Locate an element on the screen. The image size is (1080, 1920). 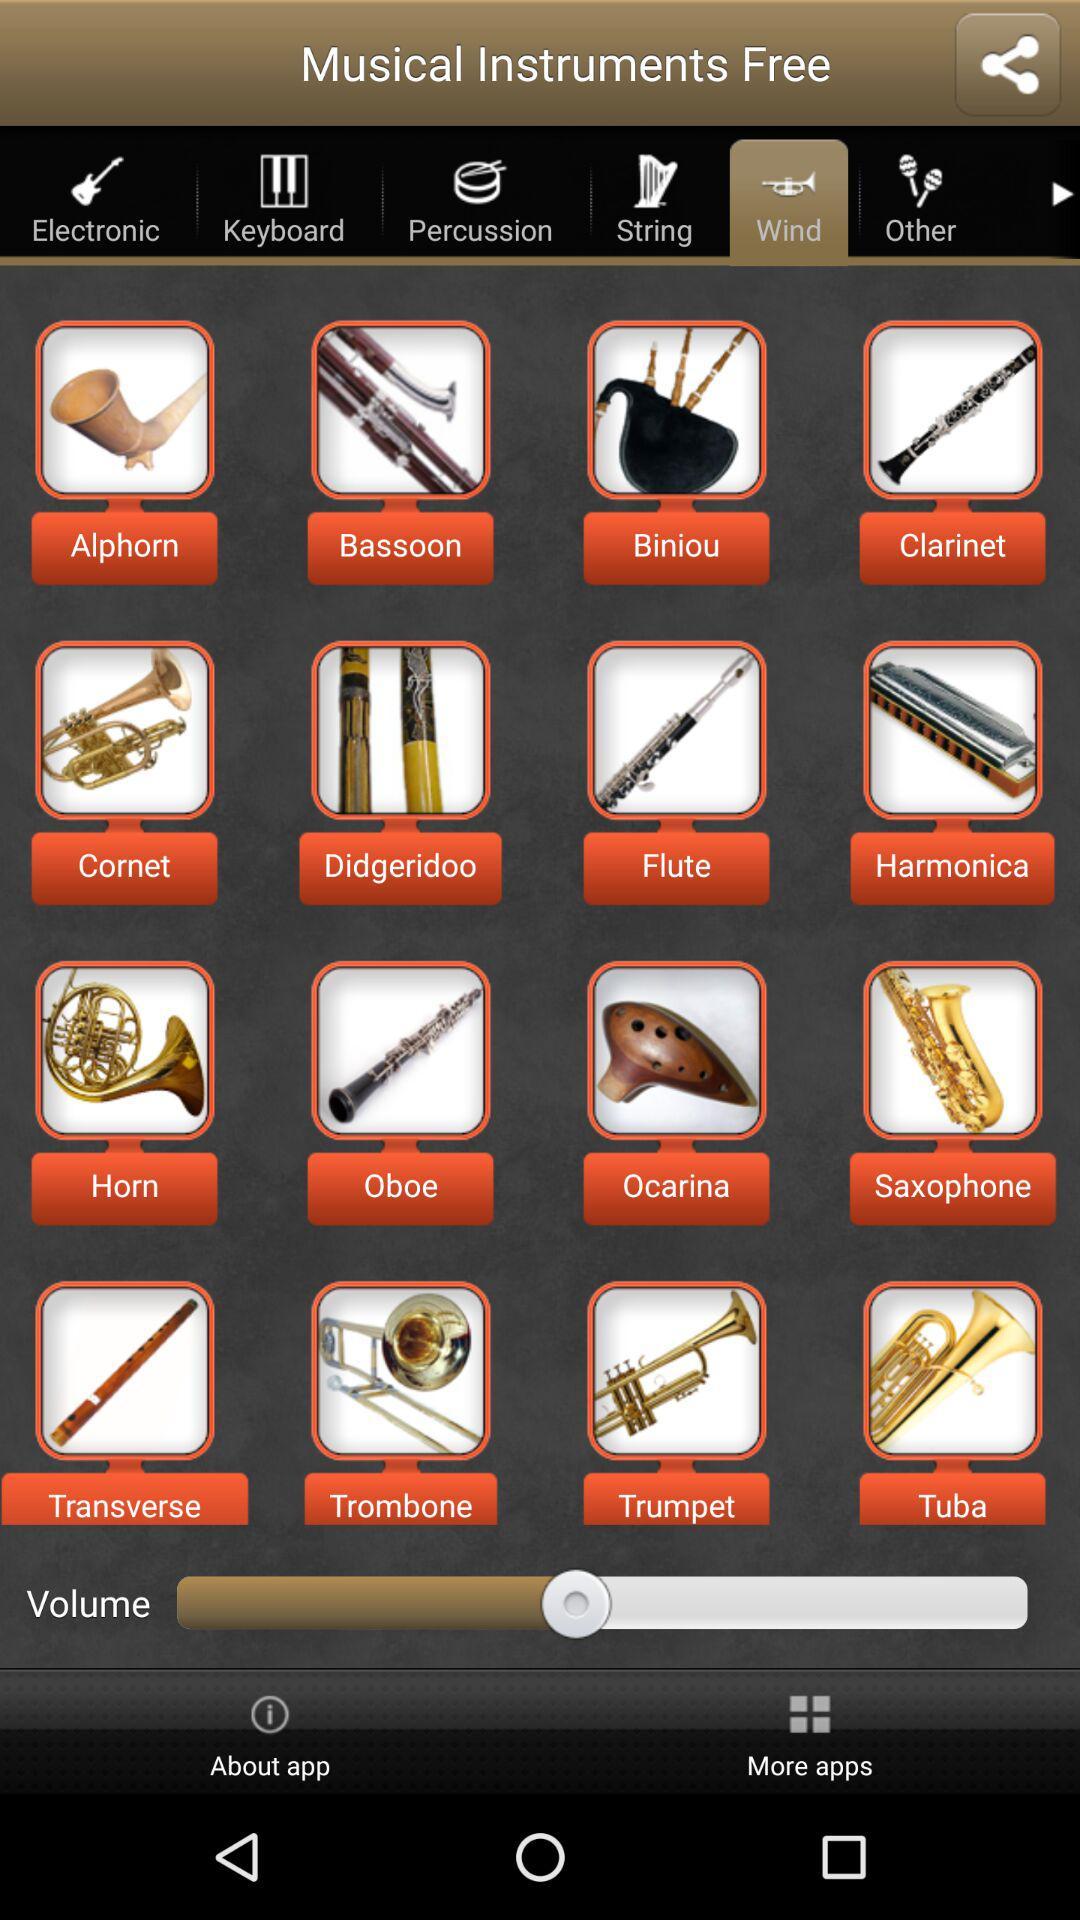
horn sound is located at coordinates (124, 1049).